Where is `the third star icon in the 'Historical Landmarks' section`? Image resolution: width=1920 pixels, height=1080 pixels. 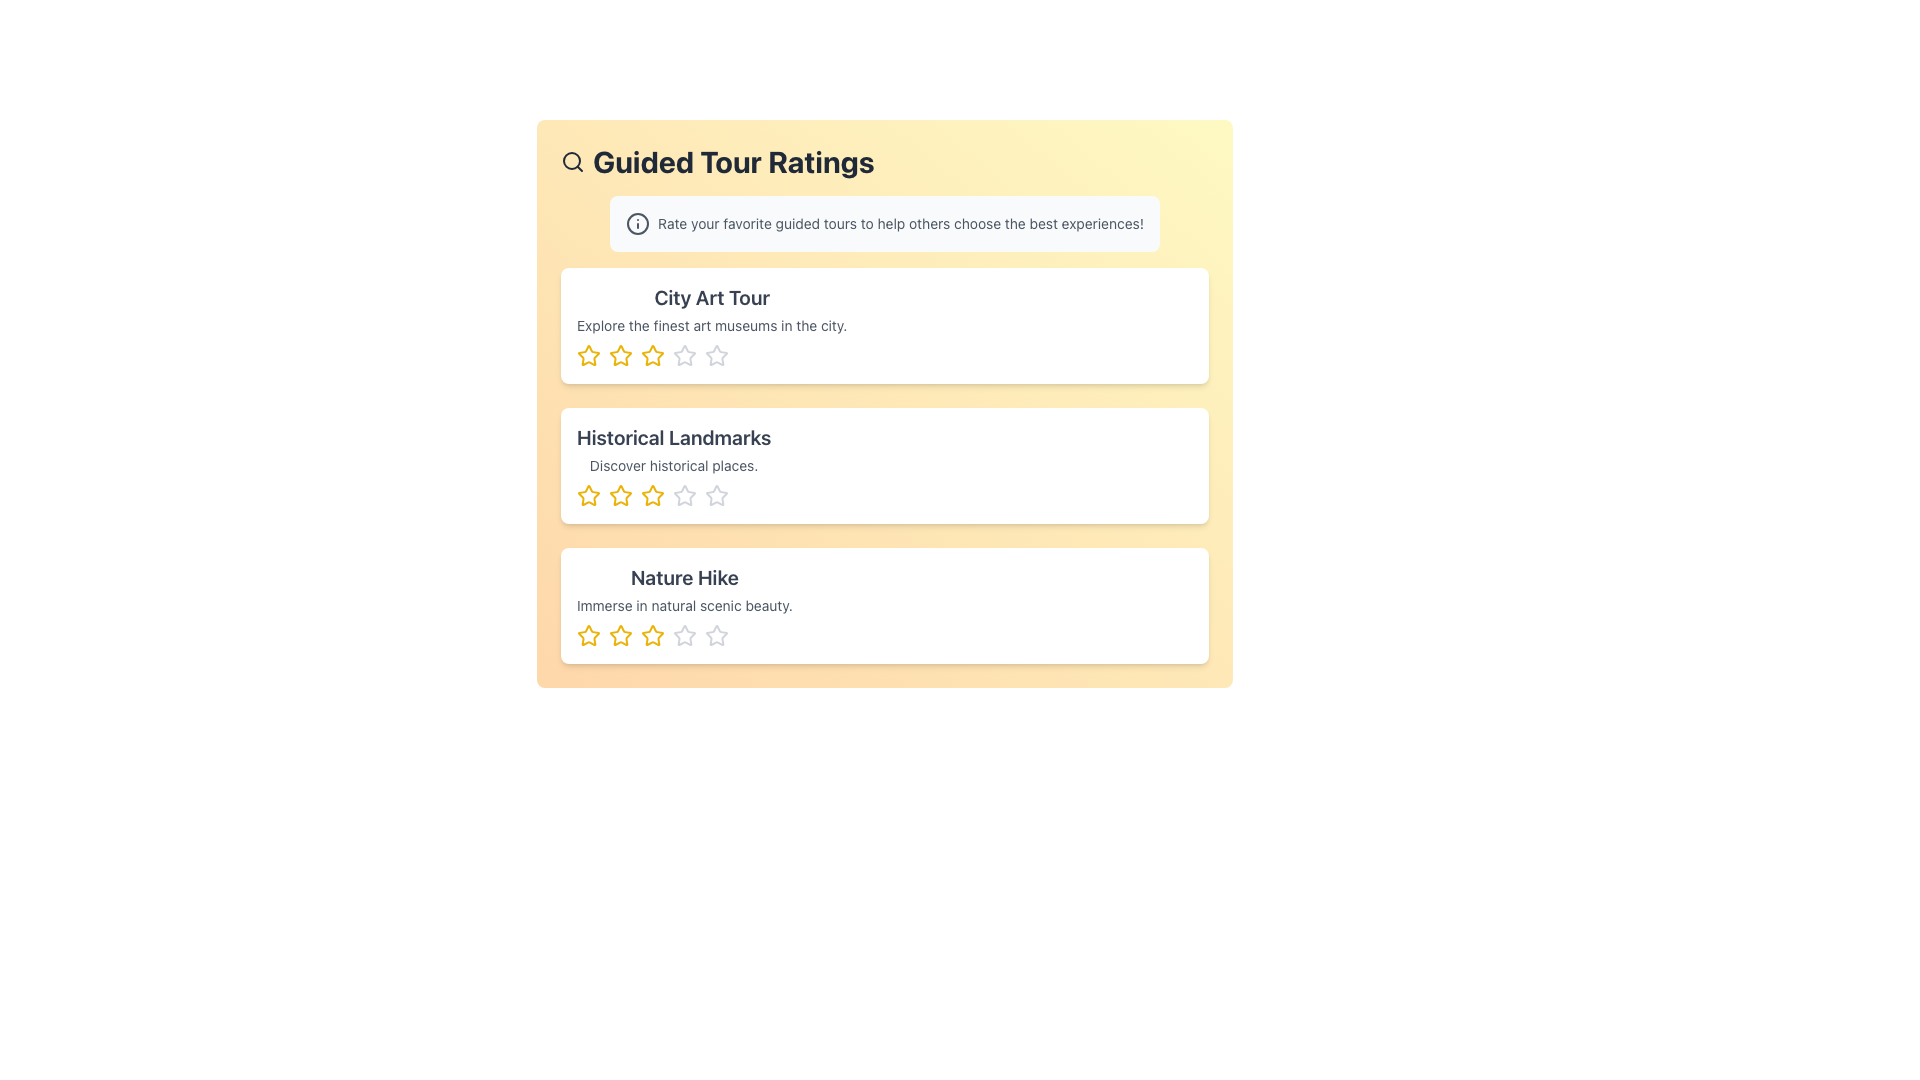 the third star icon in the 'Historical Landmarks' section is located at coordinates (716, 495).